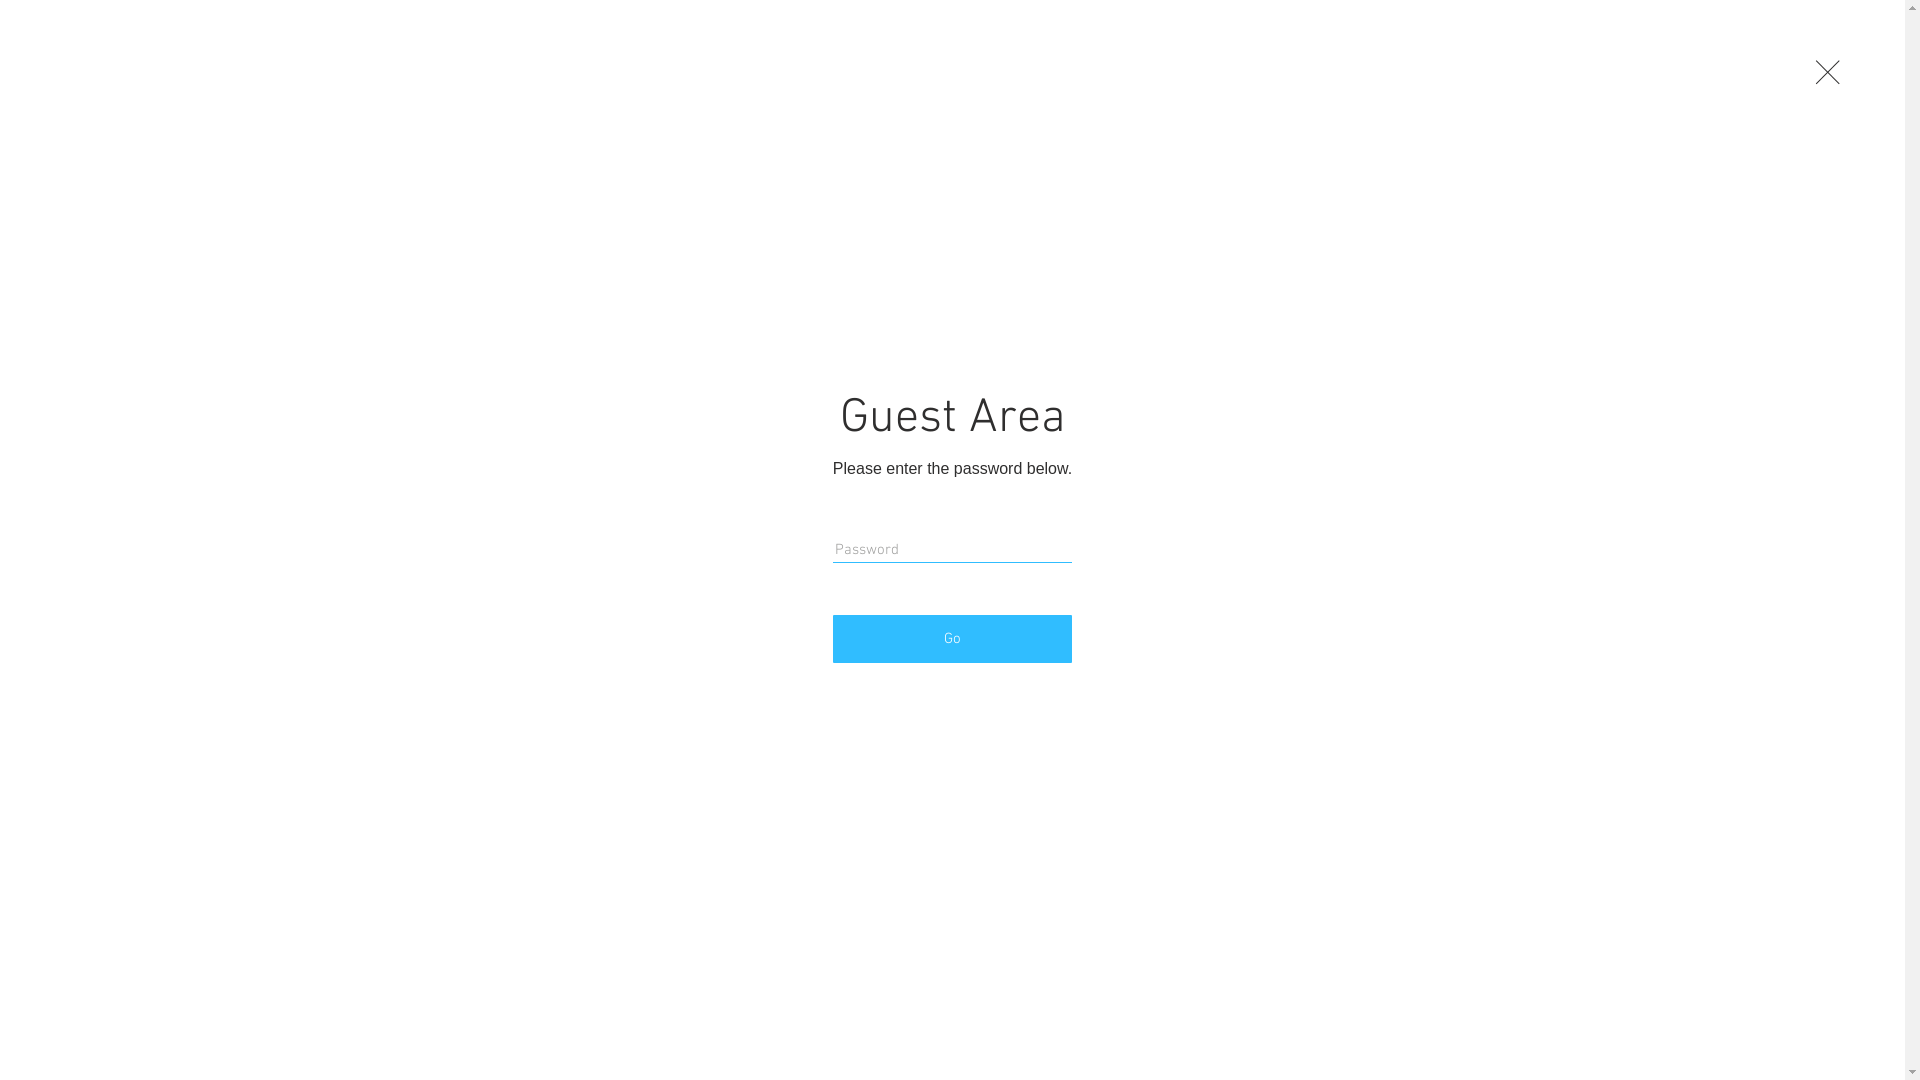 Image resolution: width=1920 pixels, height=1080 pixels. What do you see at coordinates (951, 639) in the screenshot?
I see `'Go'` at bounding box center [951, 639].